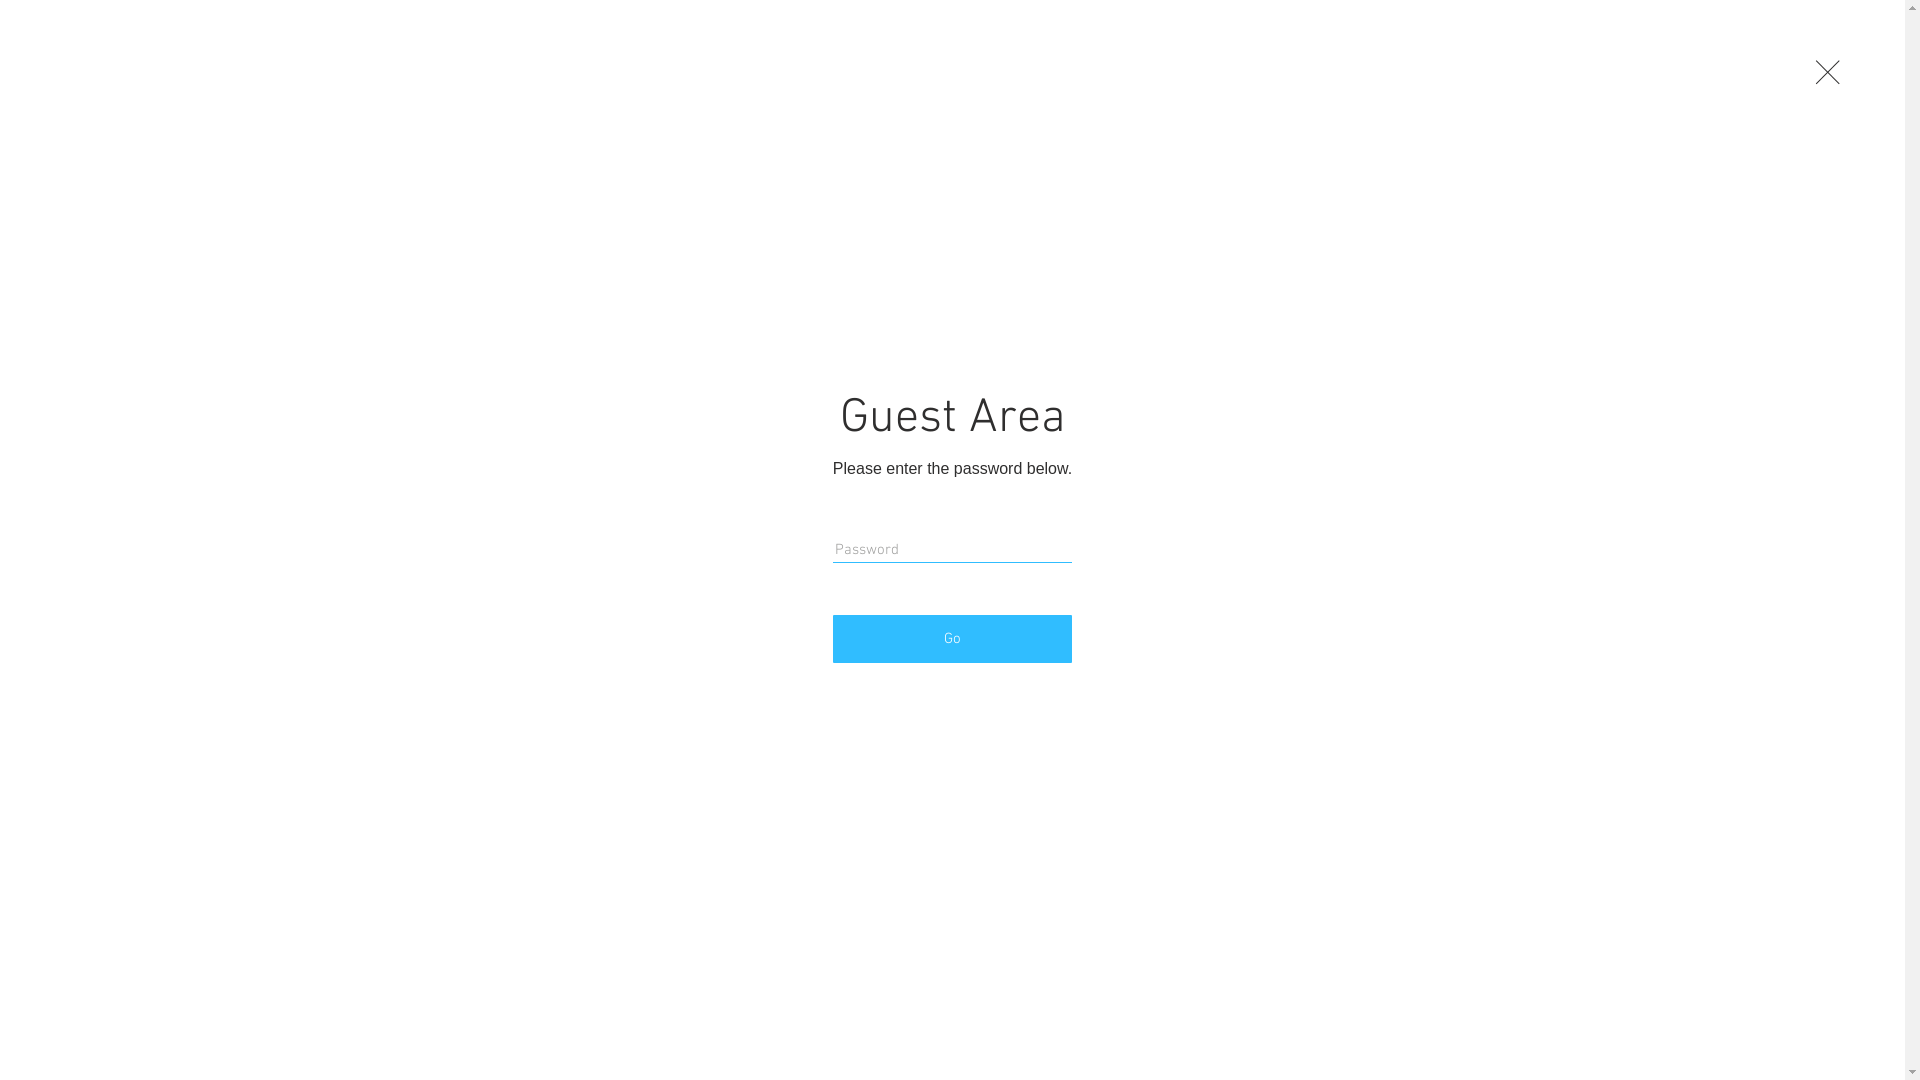 Image resolution: width=1920 pixels, height=1080 pixels. What do you see at coordinates (951, 639) in the screenshot?
I see `'Go'` at bounding box center [951, 639].